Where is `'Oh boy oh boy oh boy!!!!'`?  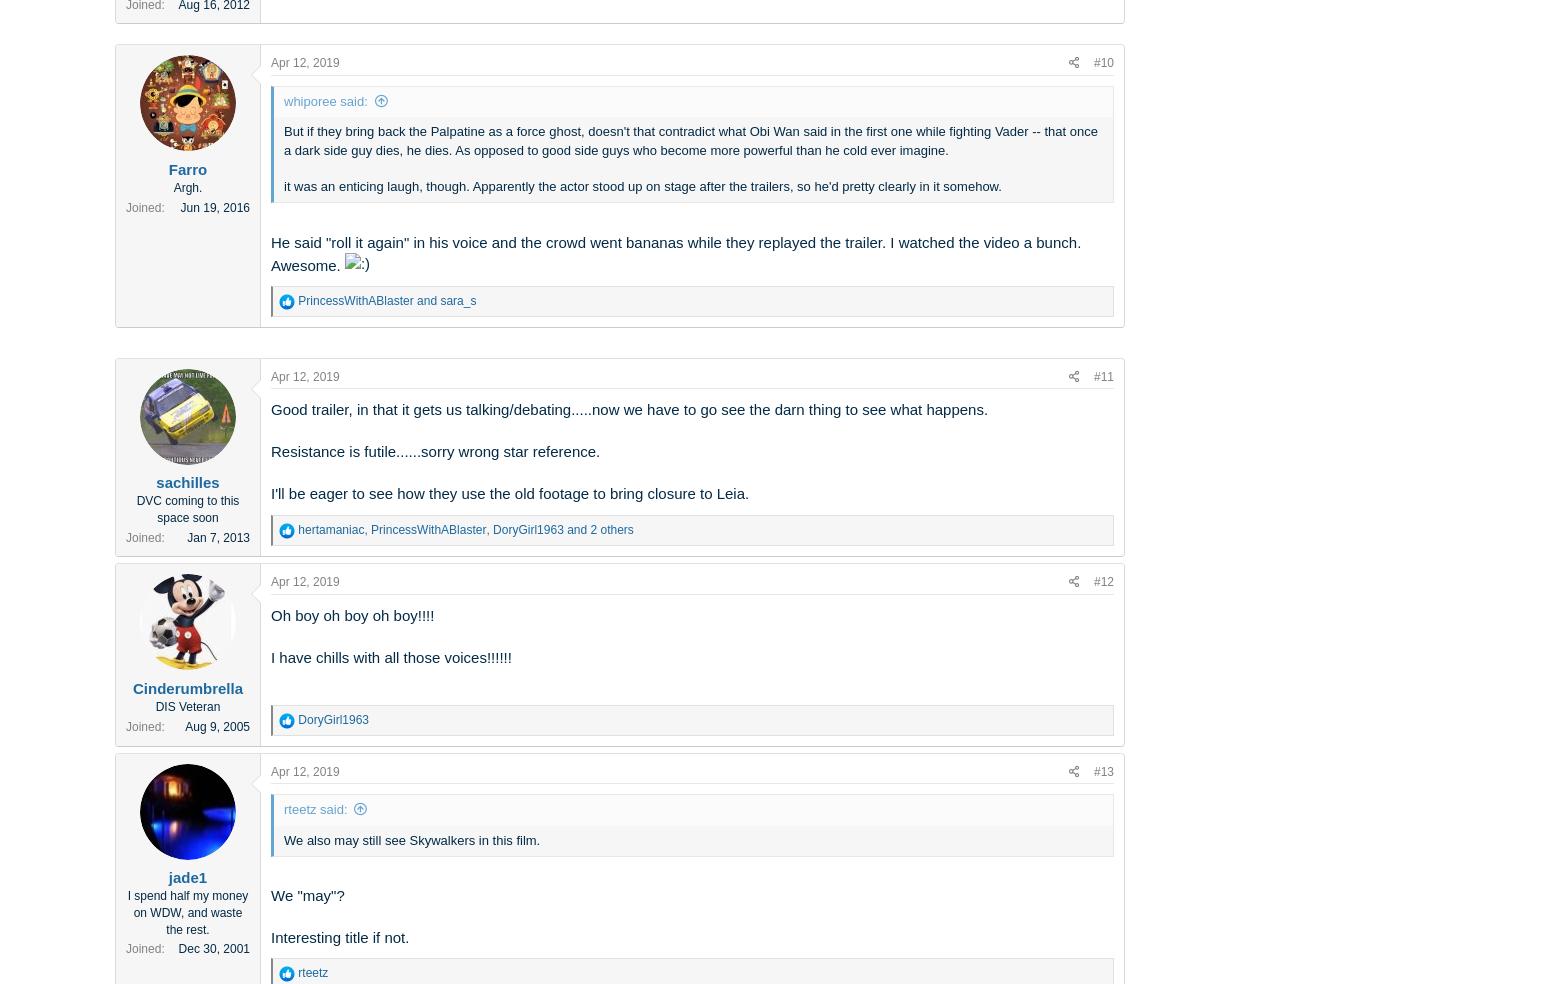 'Oh boy oh boy oh boy!!!!' is located at coordinates (351, 614).